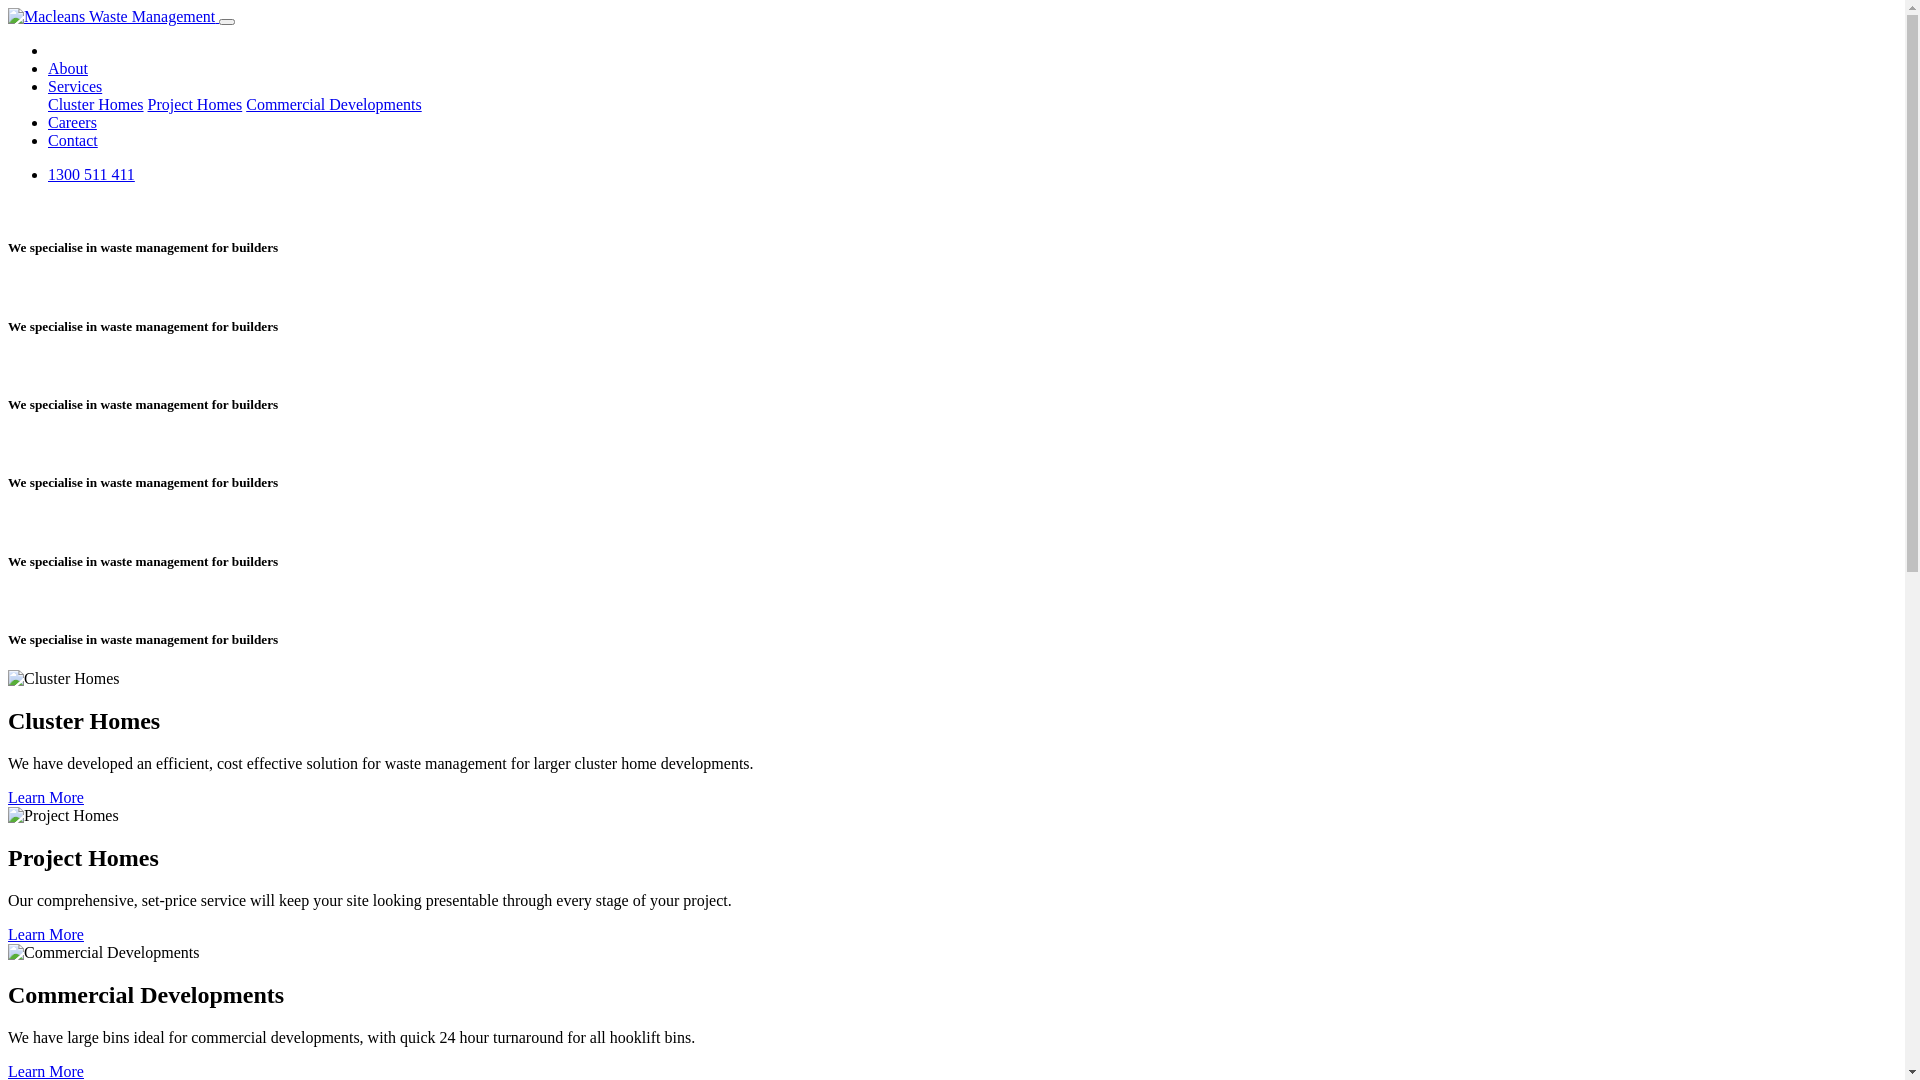 The image size is (1920, 1080). What do you see at coordinates (46, 796) in the screenshot?
I see `'Learn More'` at bounding box center [46, 796].